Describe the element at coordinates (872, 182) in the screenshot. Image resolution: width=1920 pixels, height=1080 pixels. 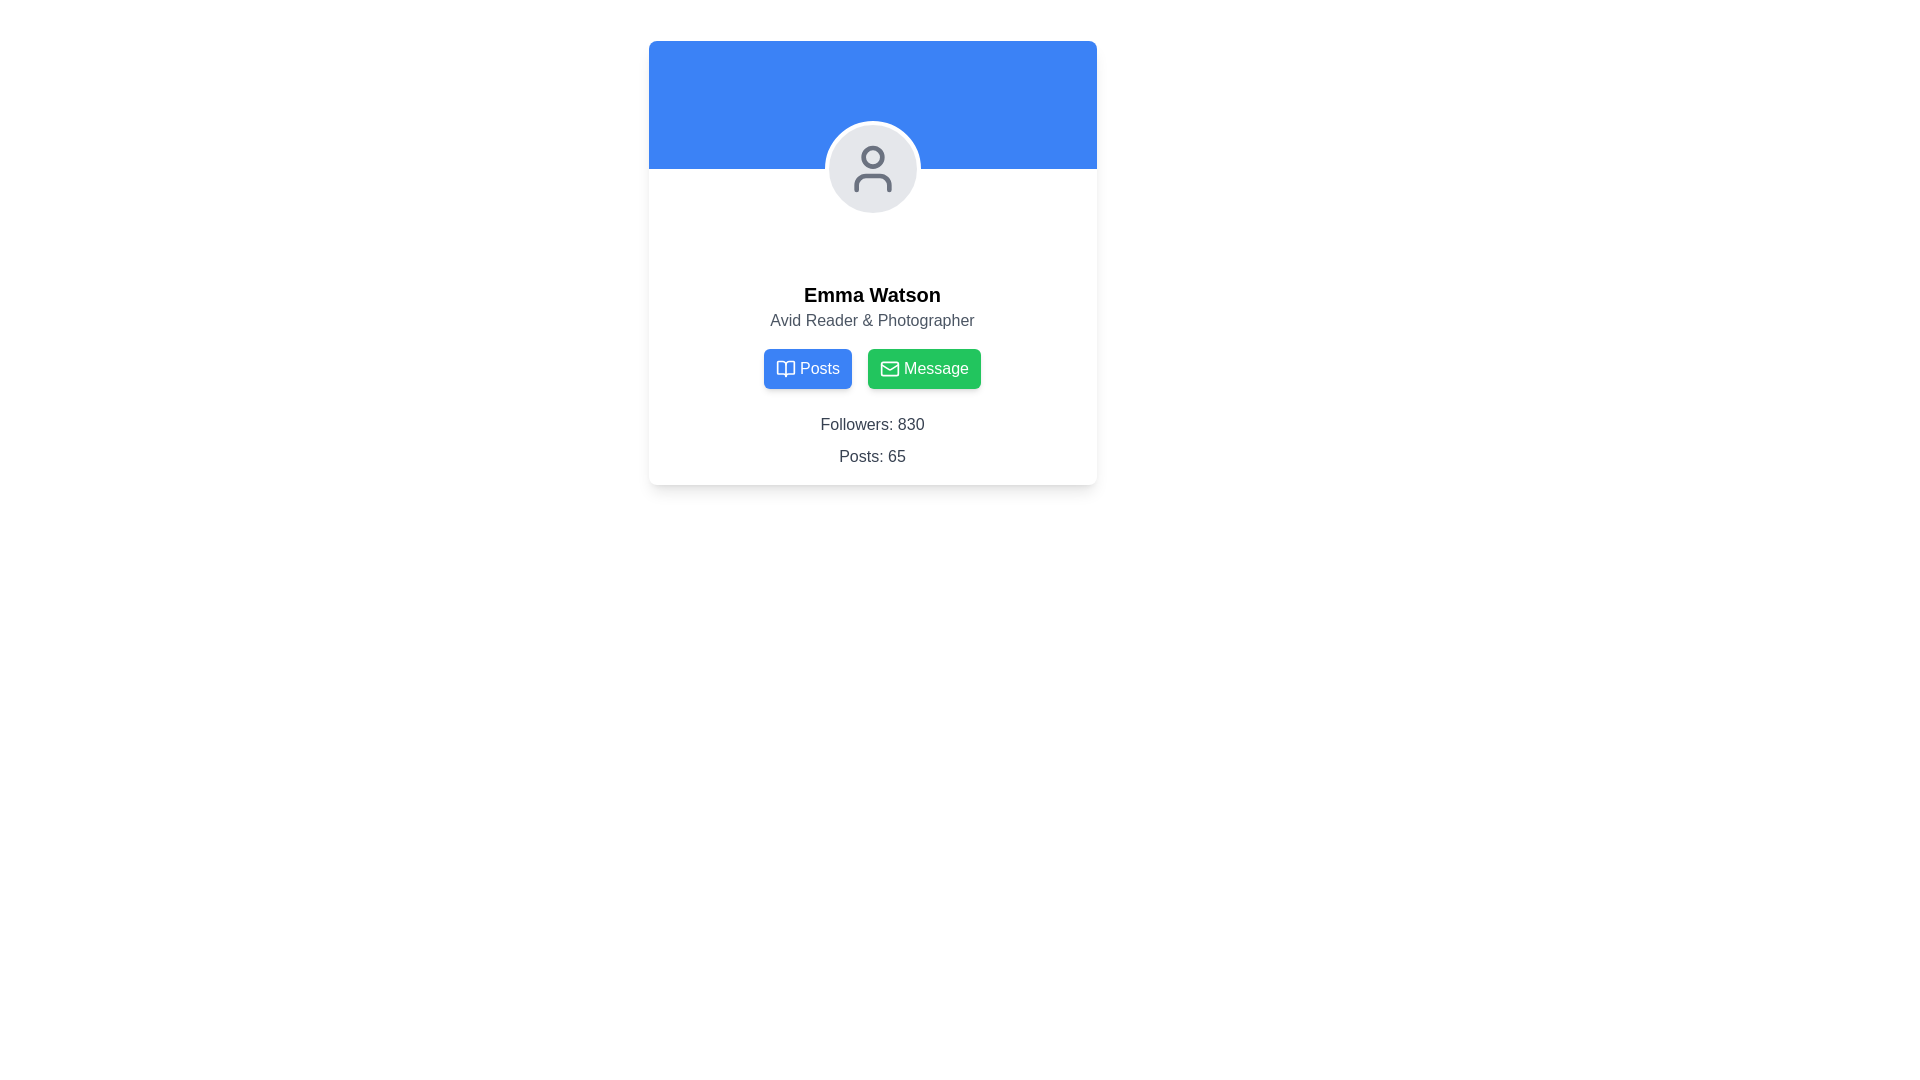
I see `the decorative graphical component styled as a grayish rounded rectangle located beneath the user avatar icon in the user profile card` at that location.